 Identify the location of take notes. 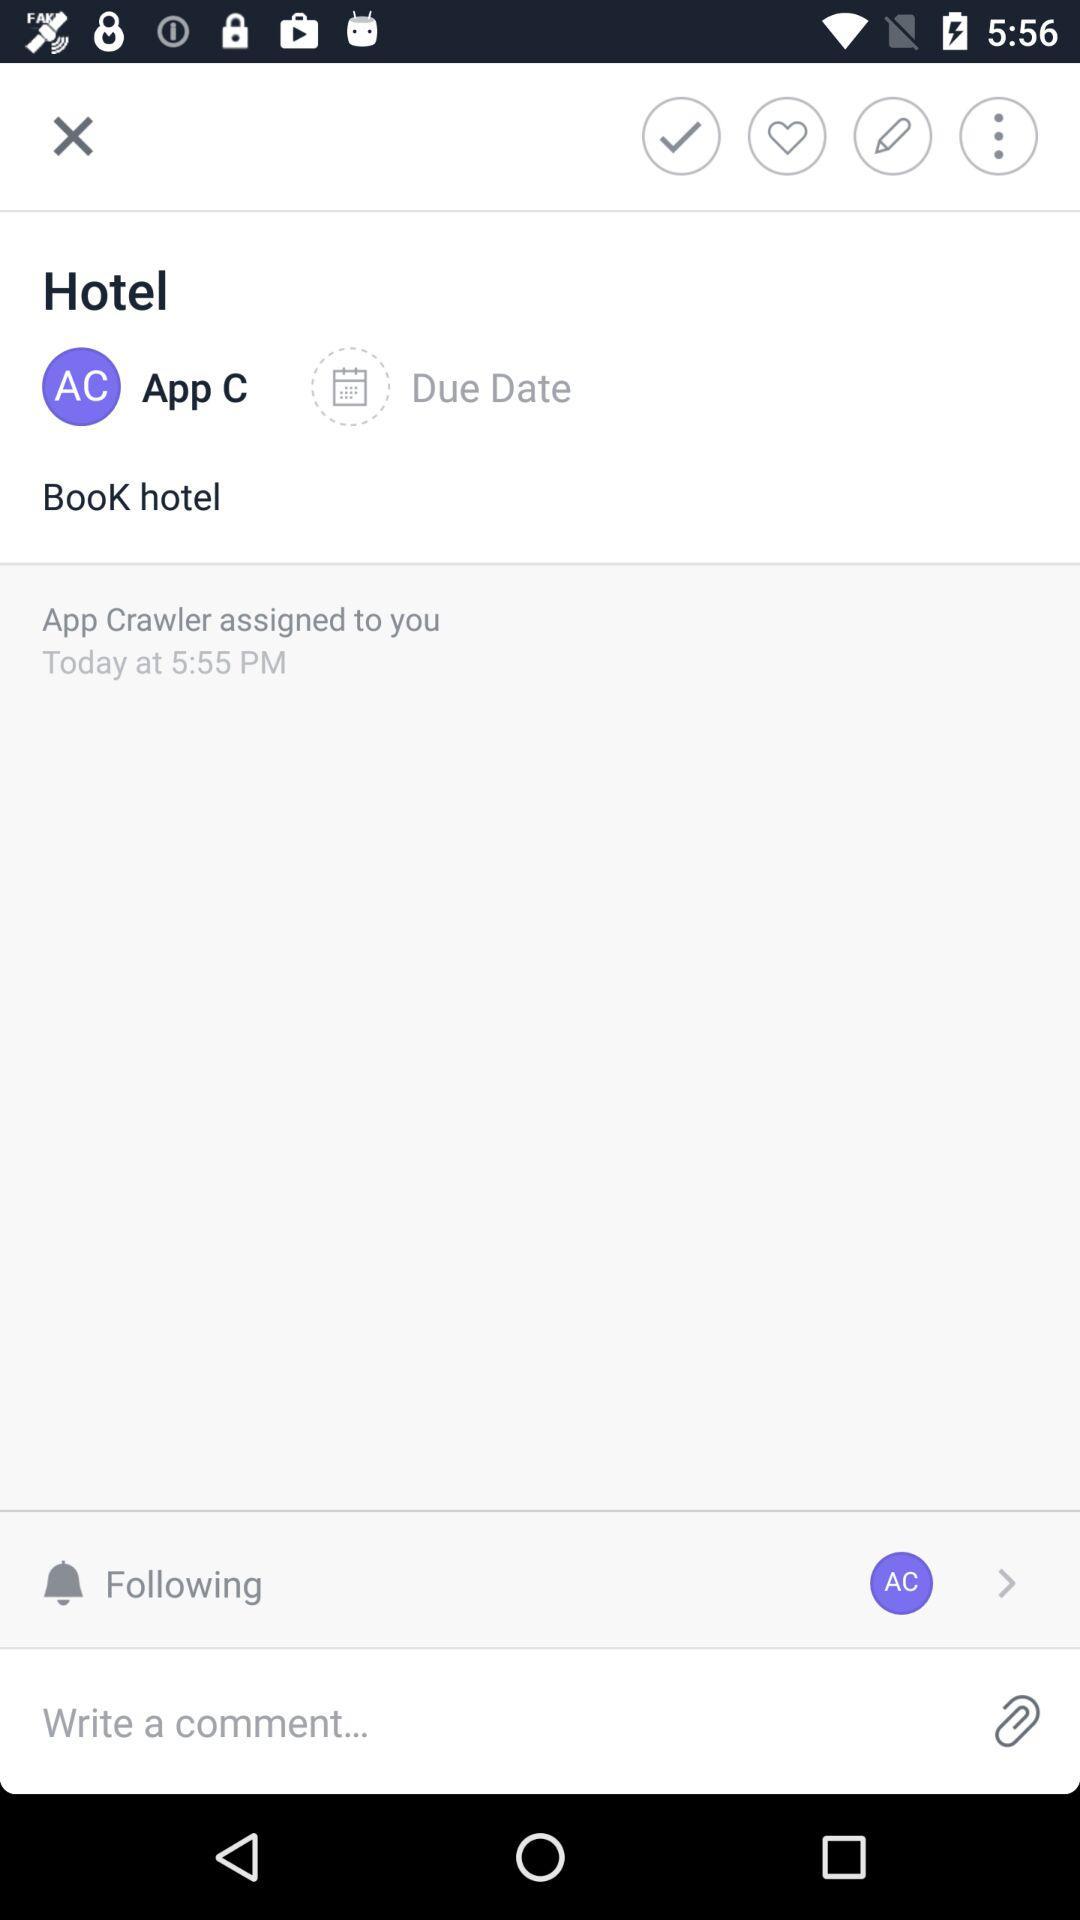
(898, 135).